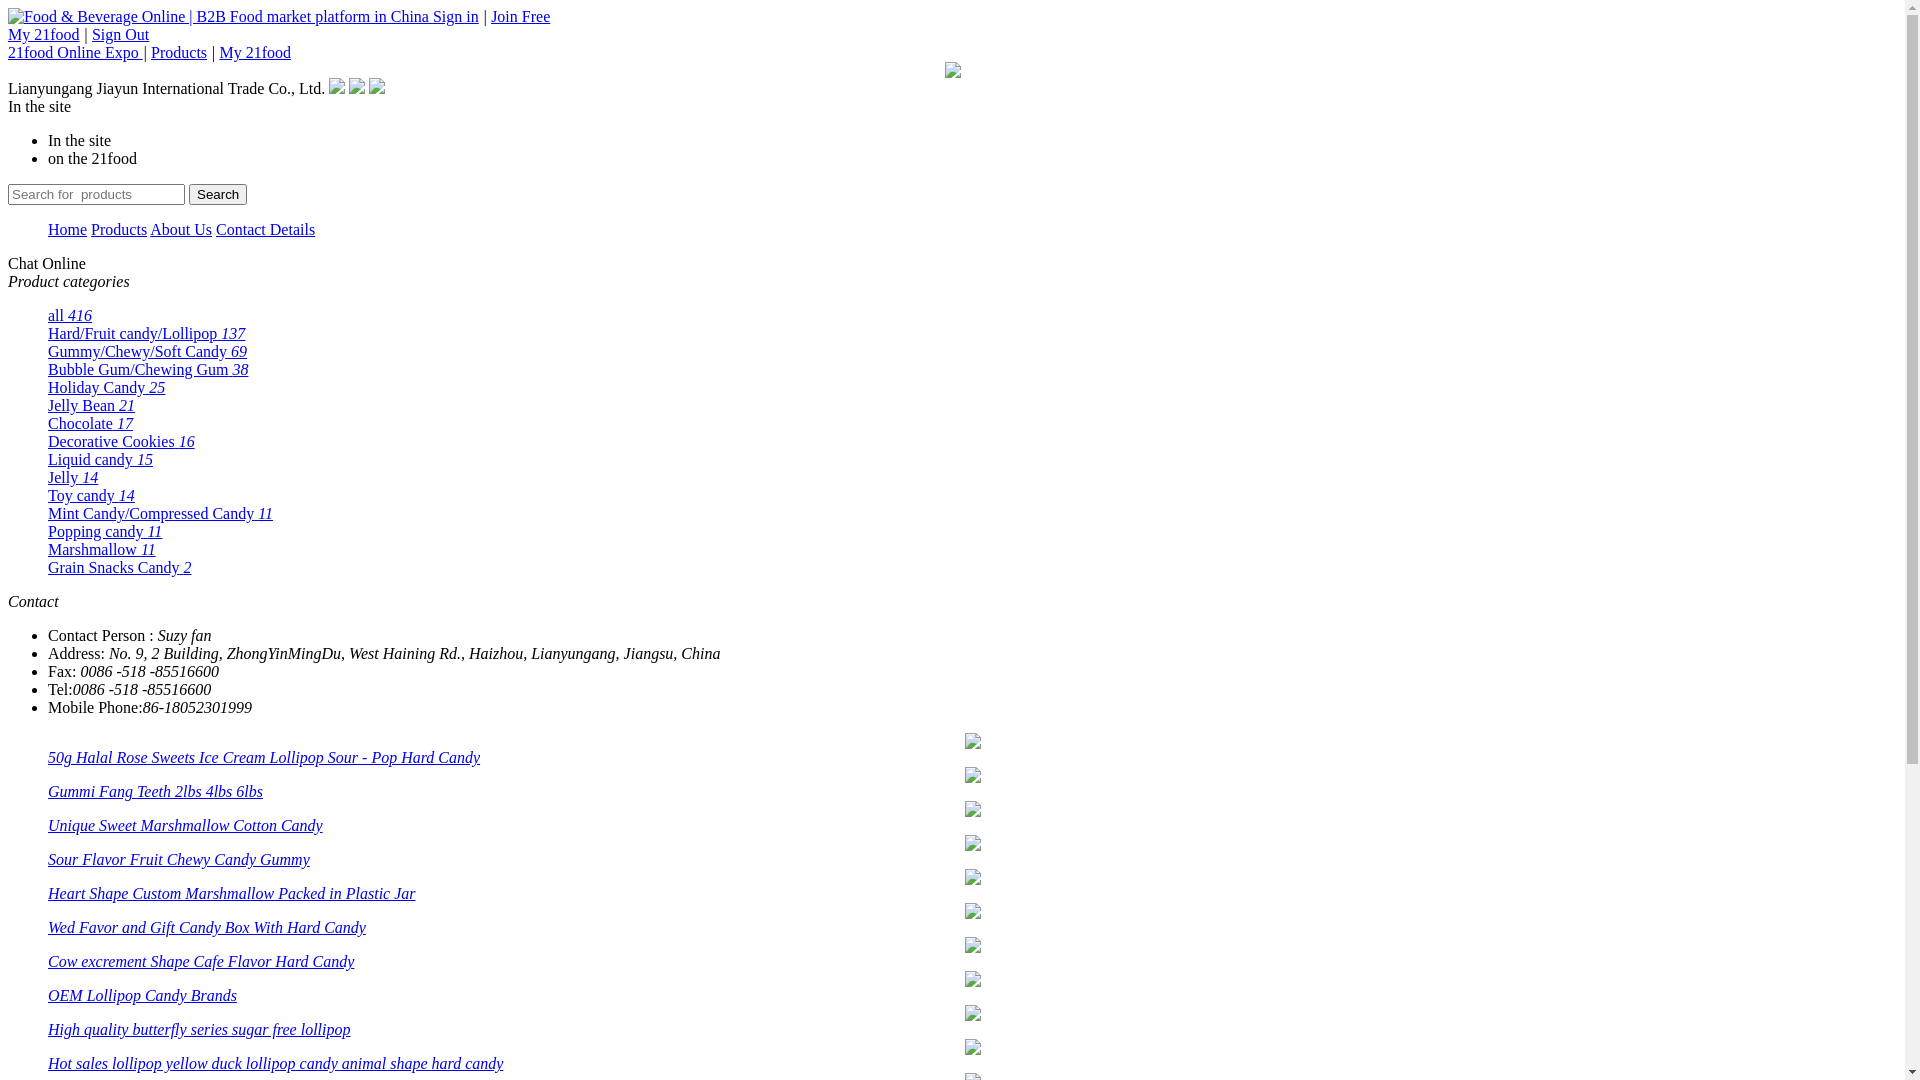 The image size is (1920, 1080). Describe the element at coordinates (120, 440) in the screenshot. I see `'Decorative Cookies 16'` at that location.